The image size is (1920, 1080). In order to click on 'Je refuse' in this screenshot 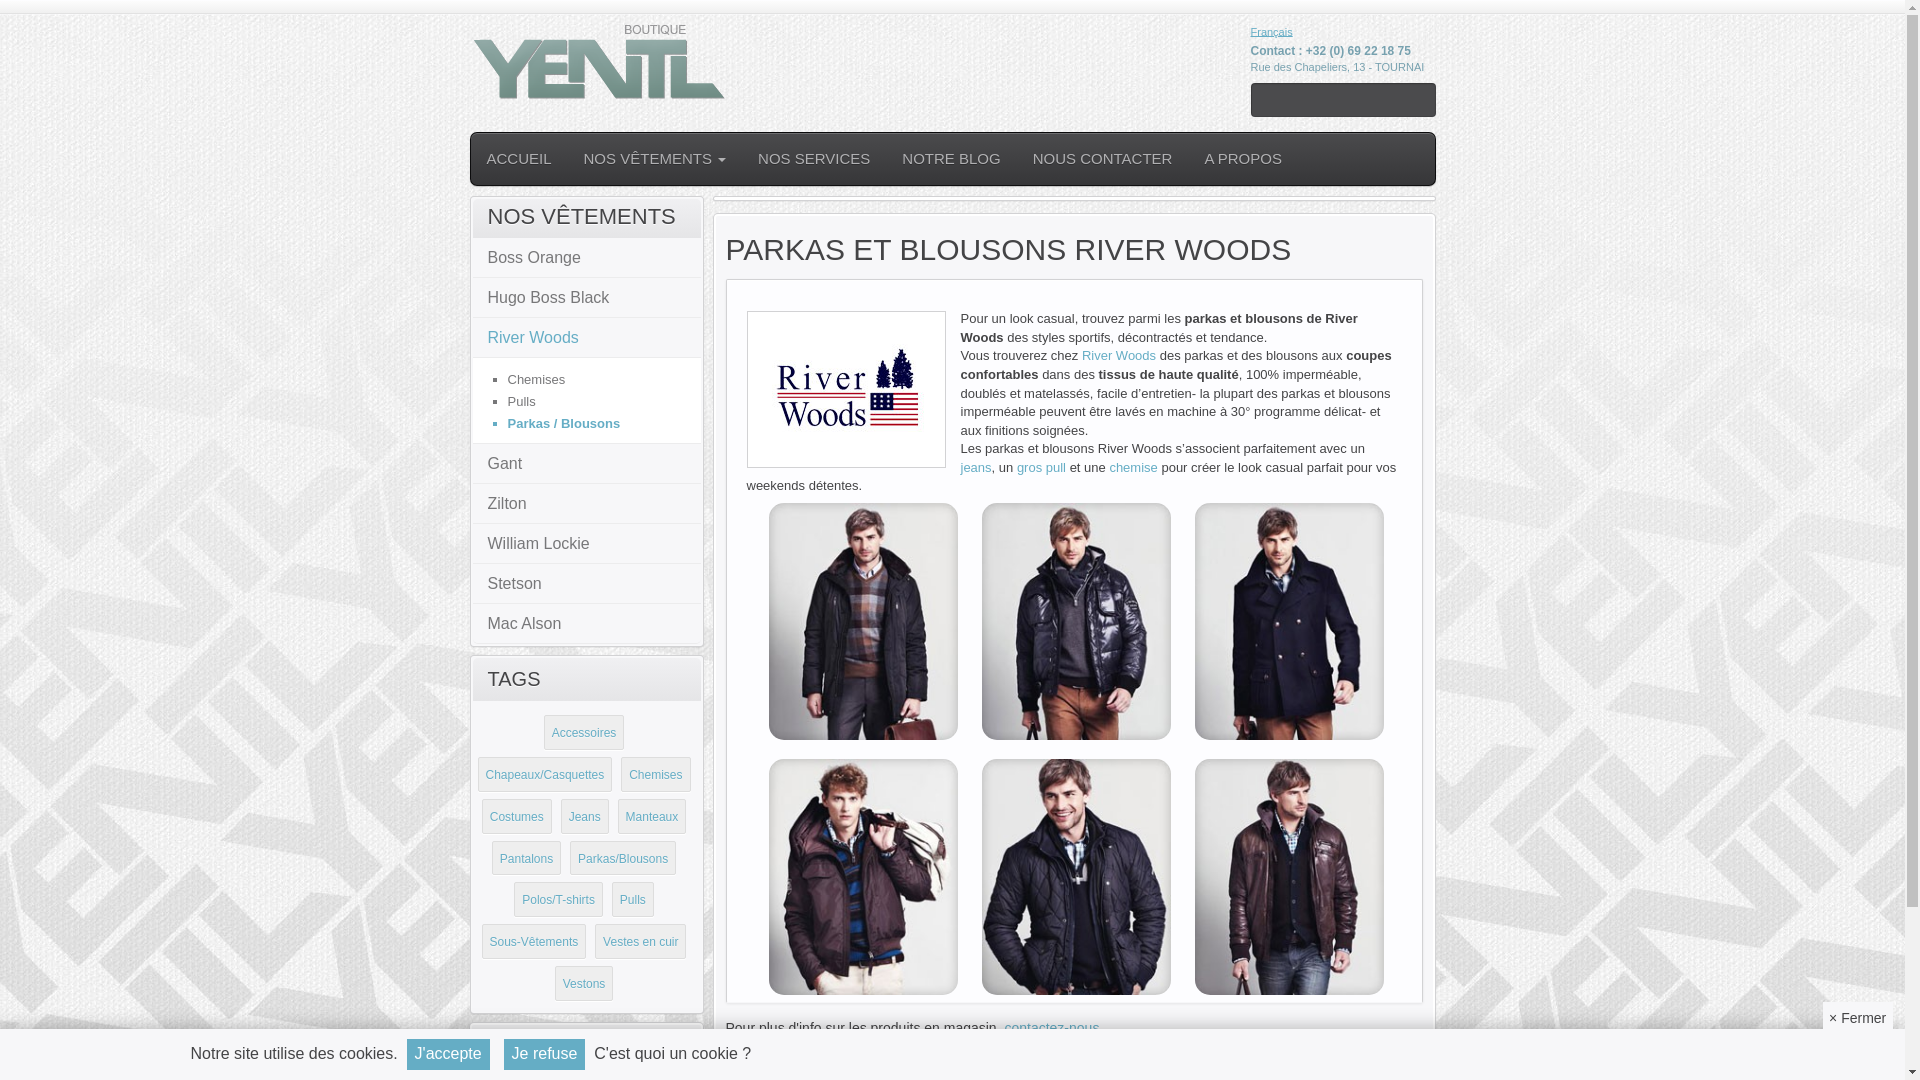, I will do `click(545, 1053)`.